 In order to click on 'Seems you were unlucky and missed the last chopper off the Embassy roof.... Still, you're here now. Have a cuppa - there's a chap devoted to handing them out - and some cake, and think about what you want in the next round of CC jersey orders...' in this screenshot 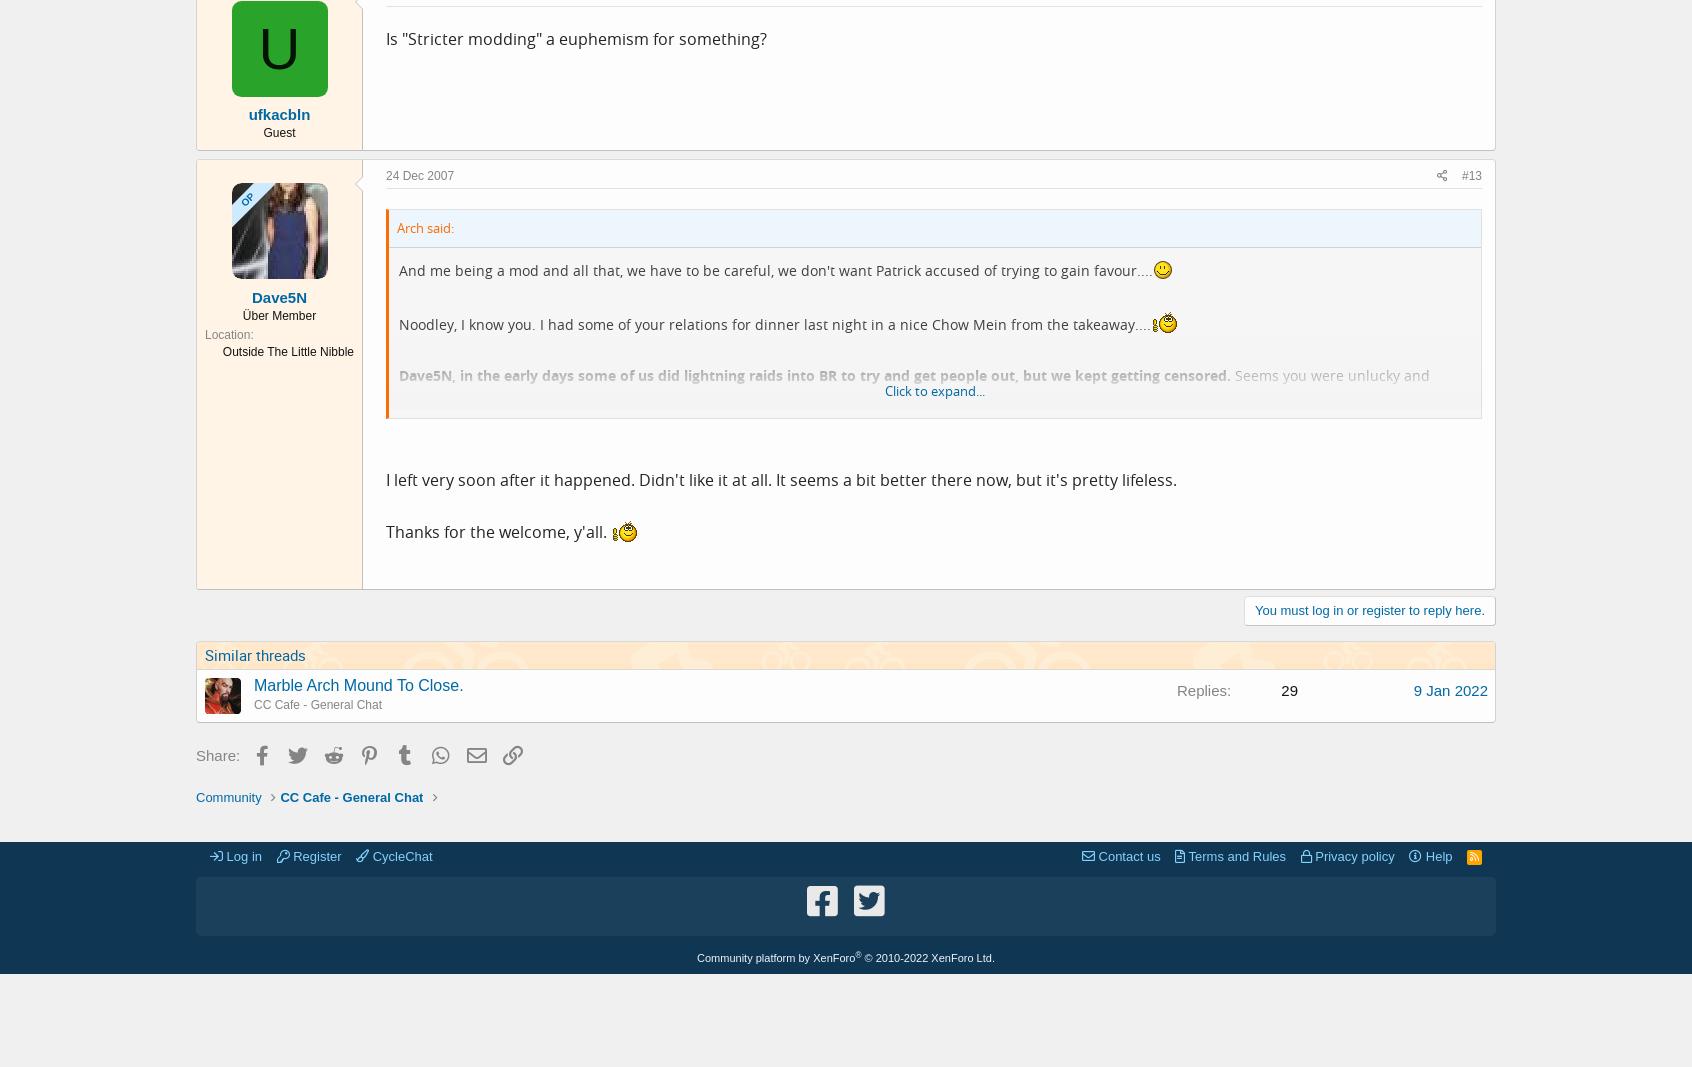, I will do `click(926, 399)`.